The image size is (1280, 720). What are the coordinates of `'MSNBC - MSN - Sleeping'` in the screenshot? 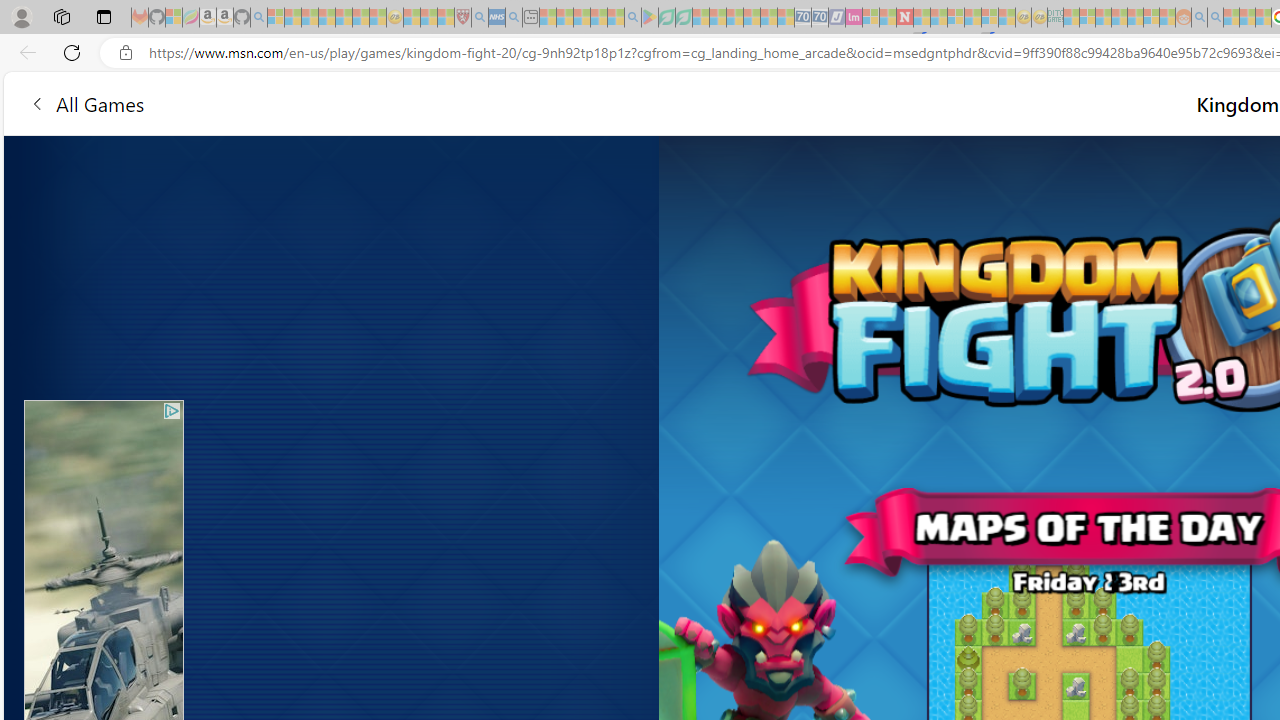 It's located at (1070, 17).